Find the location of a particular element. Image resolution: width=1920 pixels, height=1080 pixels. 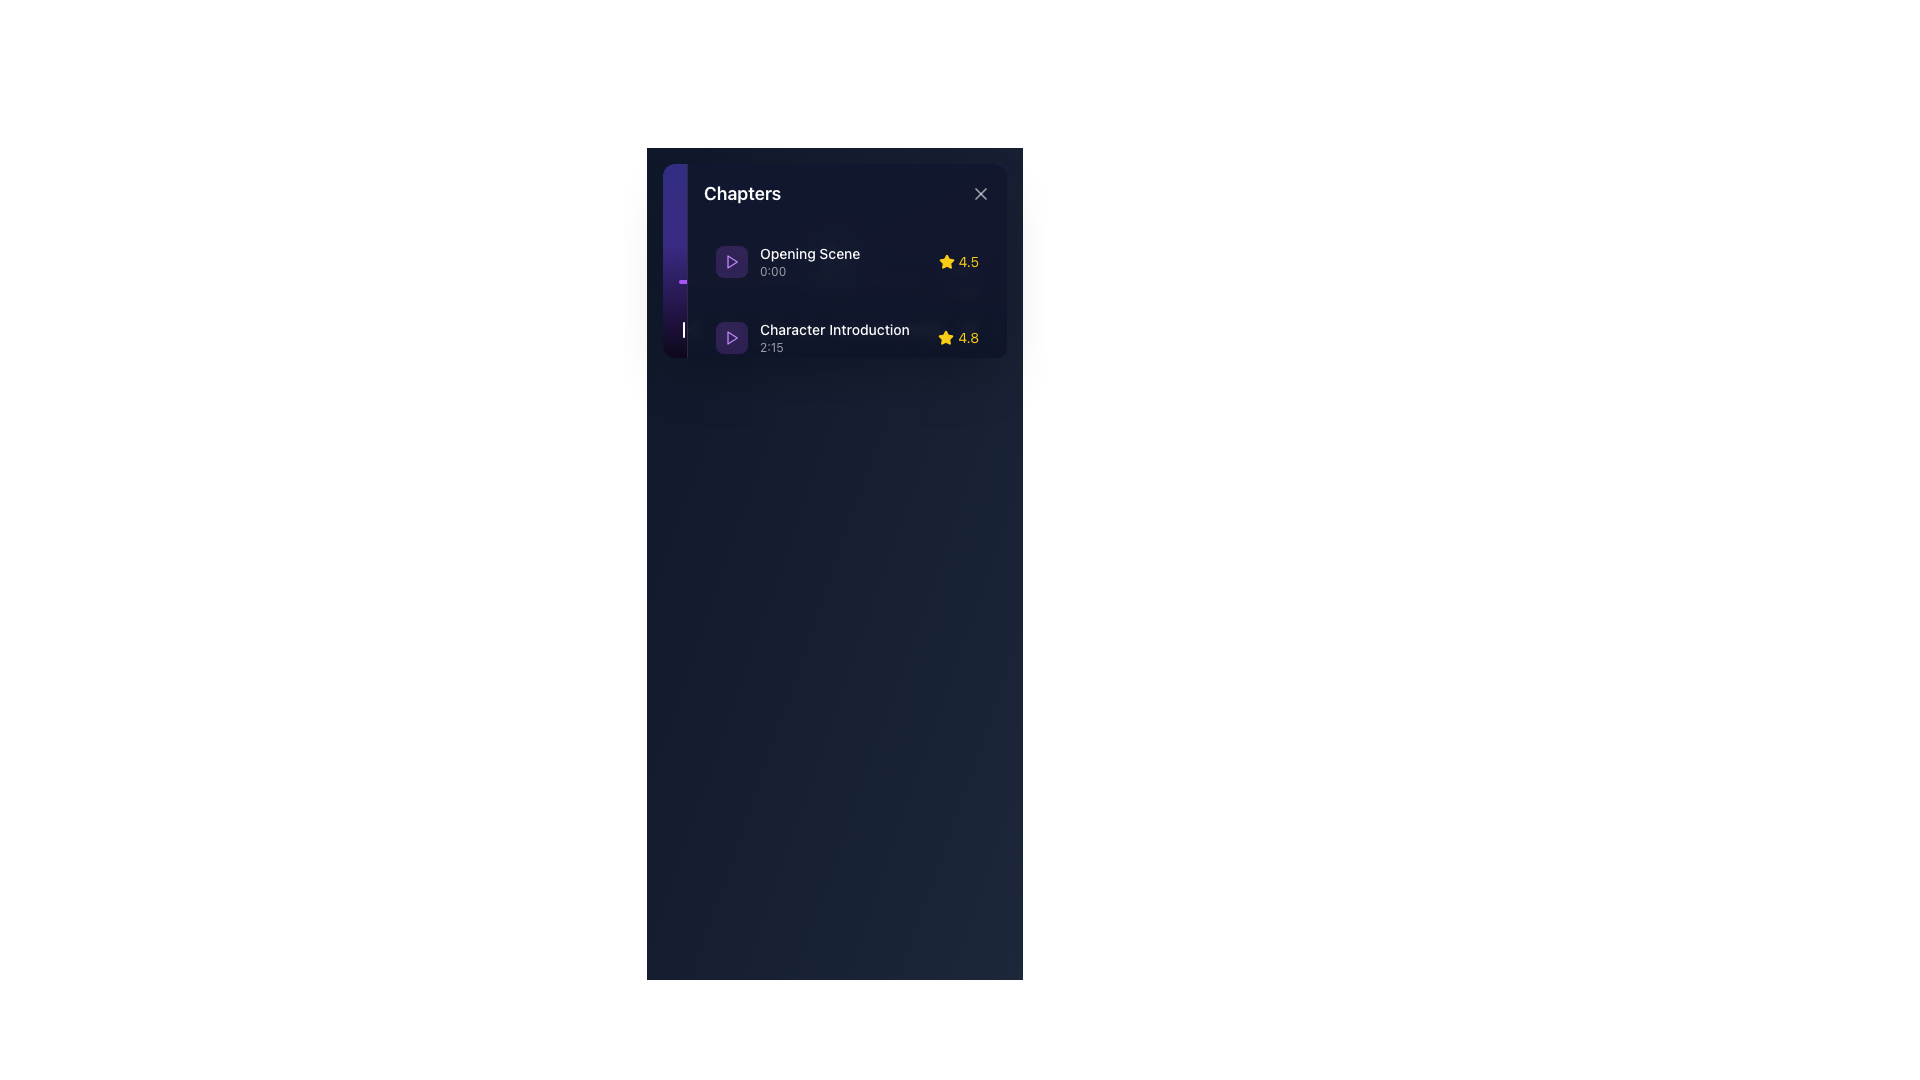

the 'X'-shaped close button in the top-right corner of the 'Chapters' section is located at coordinates (980, 193).